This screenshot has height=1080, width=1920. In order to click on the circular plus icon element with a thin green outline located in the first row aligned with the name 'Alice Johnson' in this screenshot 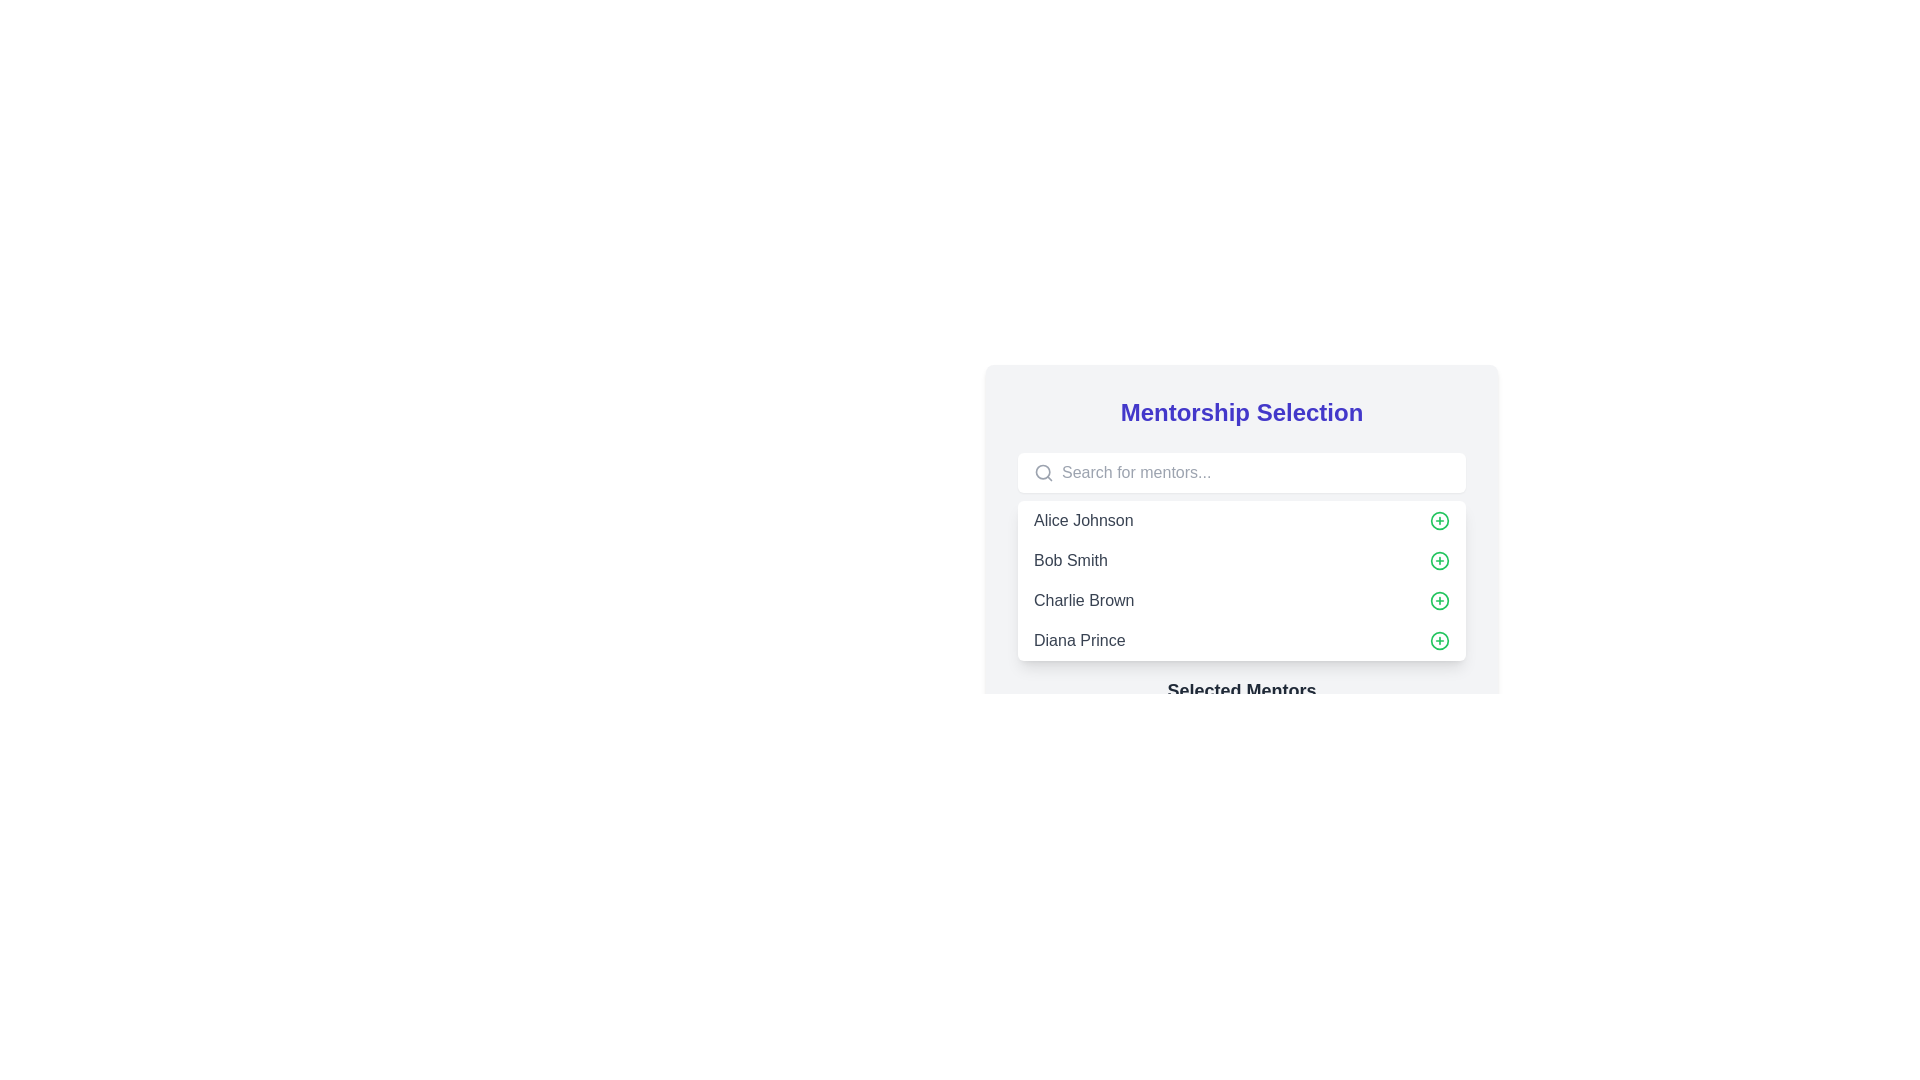, I will do `click(1440, 519)`.